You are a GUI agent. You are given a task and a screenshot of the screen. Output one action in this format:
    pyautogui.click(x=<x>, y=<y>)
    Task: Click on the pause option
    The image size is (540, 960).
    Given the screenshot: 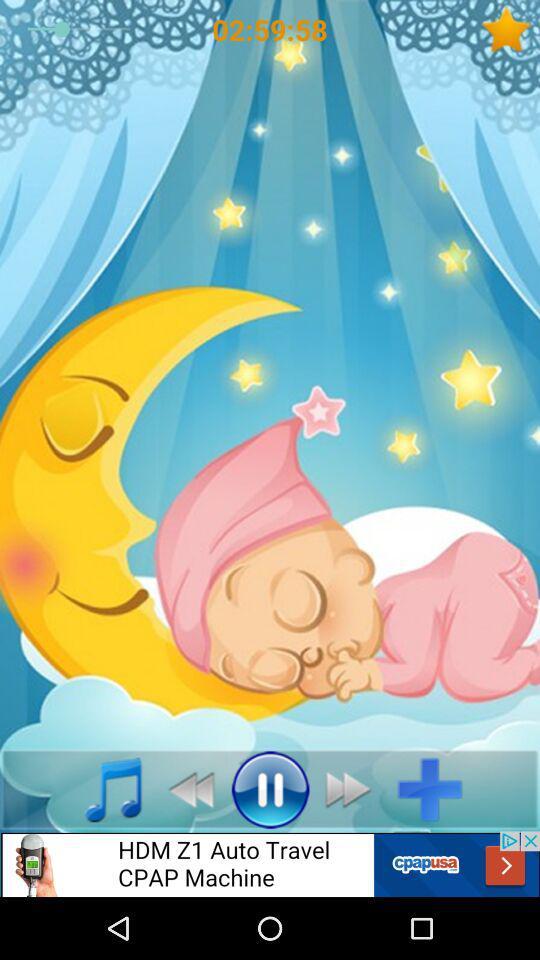 What is the action you would take?
    pyautogui.click(x=270, y=789)
    